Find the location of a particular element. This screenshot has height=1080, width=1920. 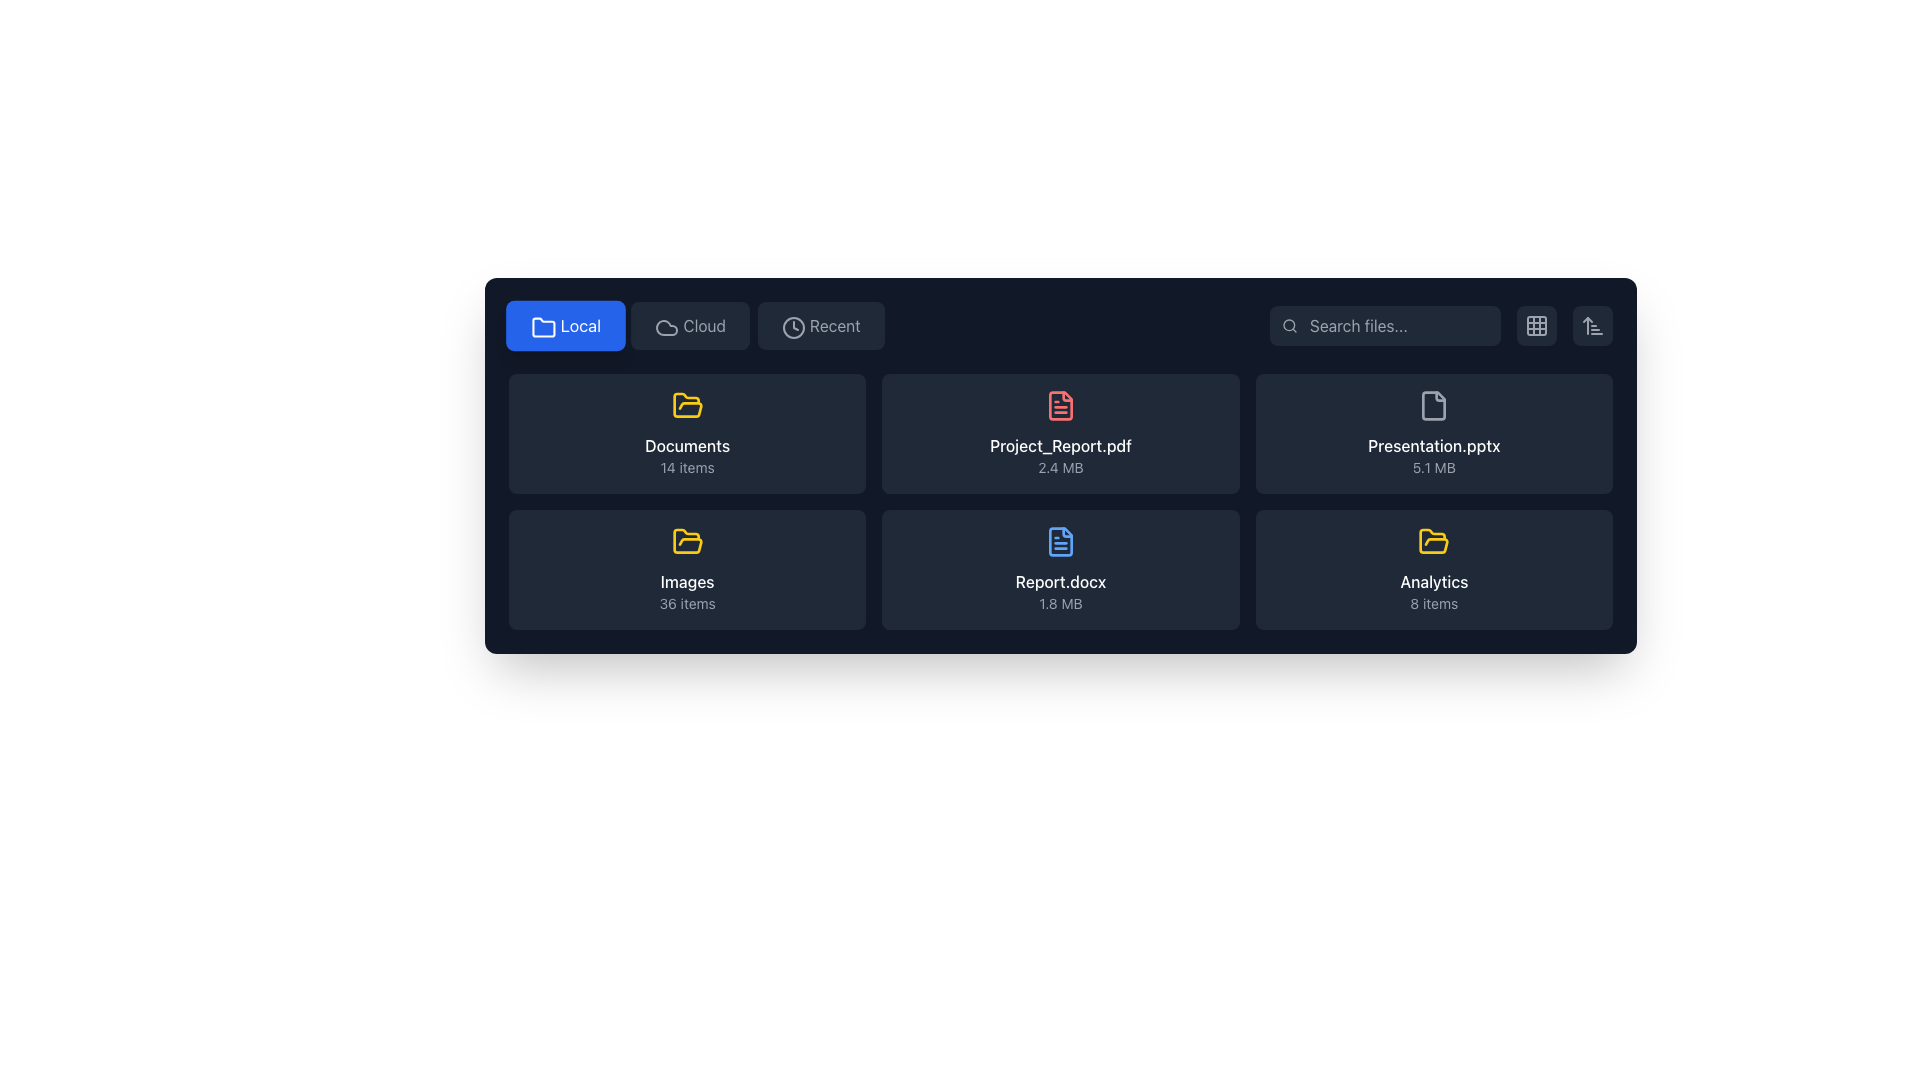

the 'Images' folder card located as the second card in the bottom row of the grid layout is located at coordinates (687, 570).